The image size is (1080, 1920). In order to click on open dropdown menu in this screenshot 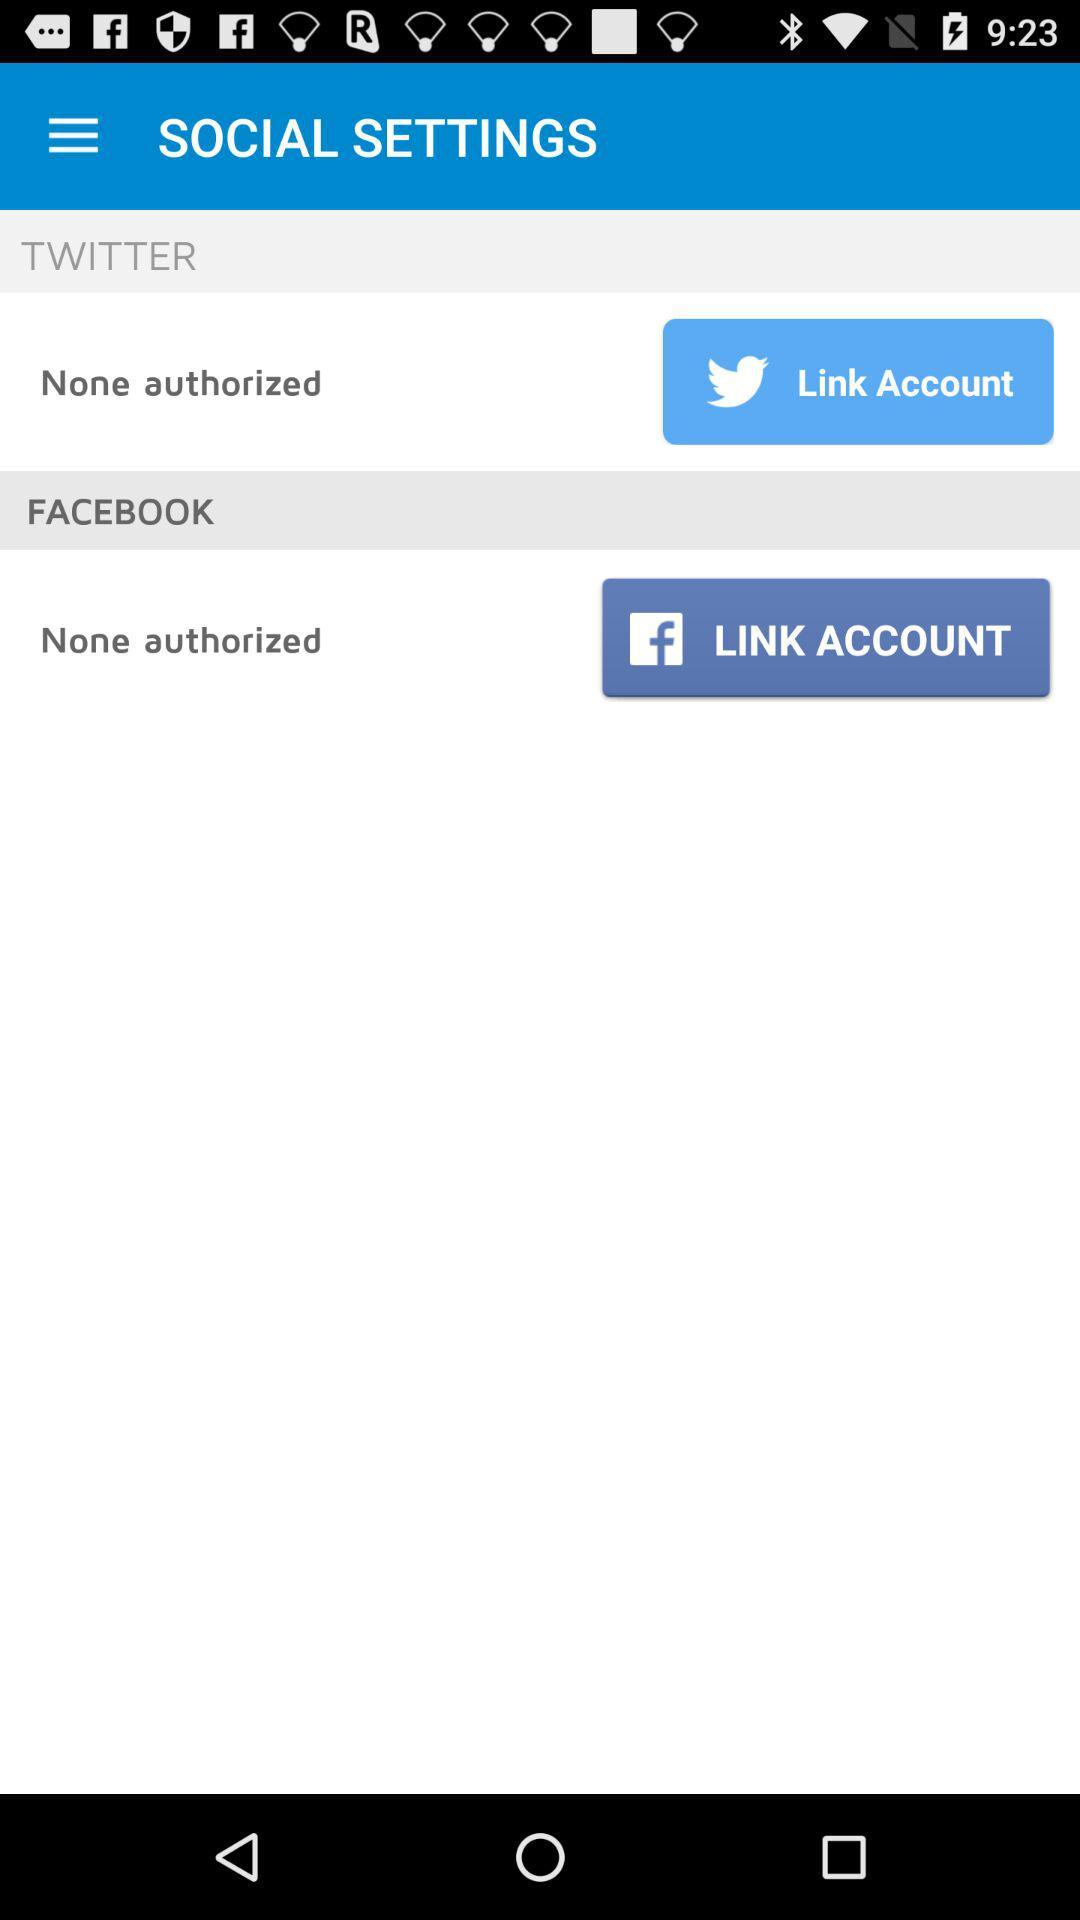, I will do `click(72, 135)`.